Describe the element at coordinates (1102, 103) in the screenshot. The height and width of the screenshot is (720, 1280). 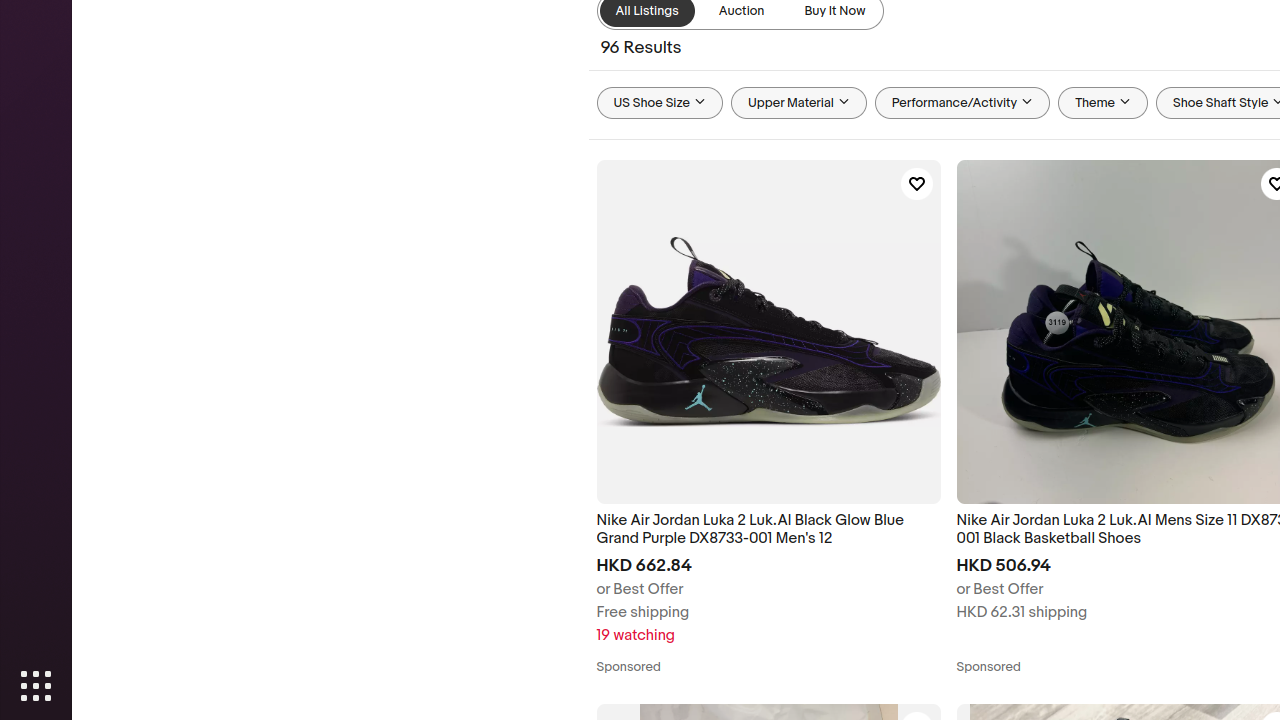
I see `'Theme'` at that location.